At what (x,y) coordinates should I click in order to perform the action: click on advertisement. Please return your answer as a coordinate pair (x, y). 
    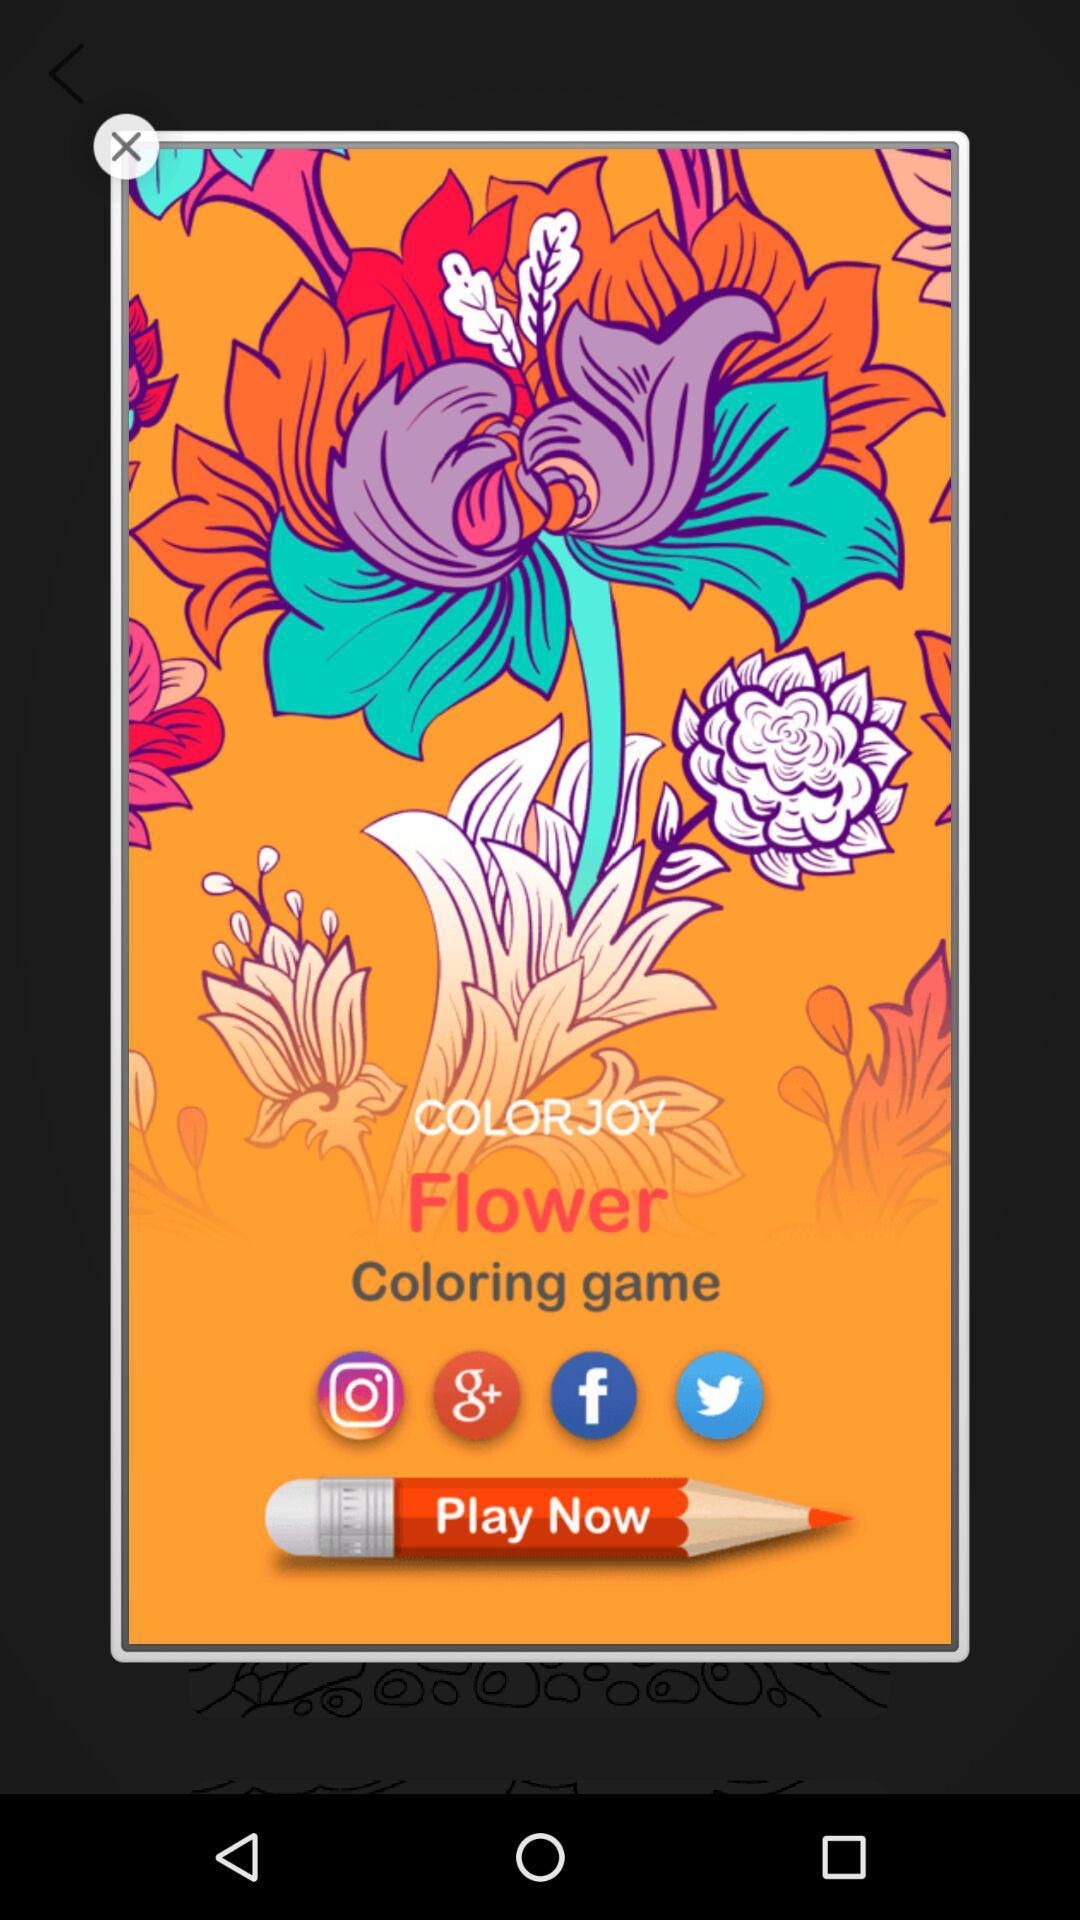
    Looking at the image, I should click on (540, 895).